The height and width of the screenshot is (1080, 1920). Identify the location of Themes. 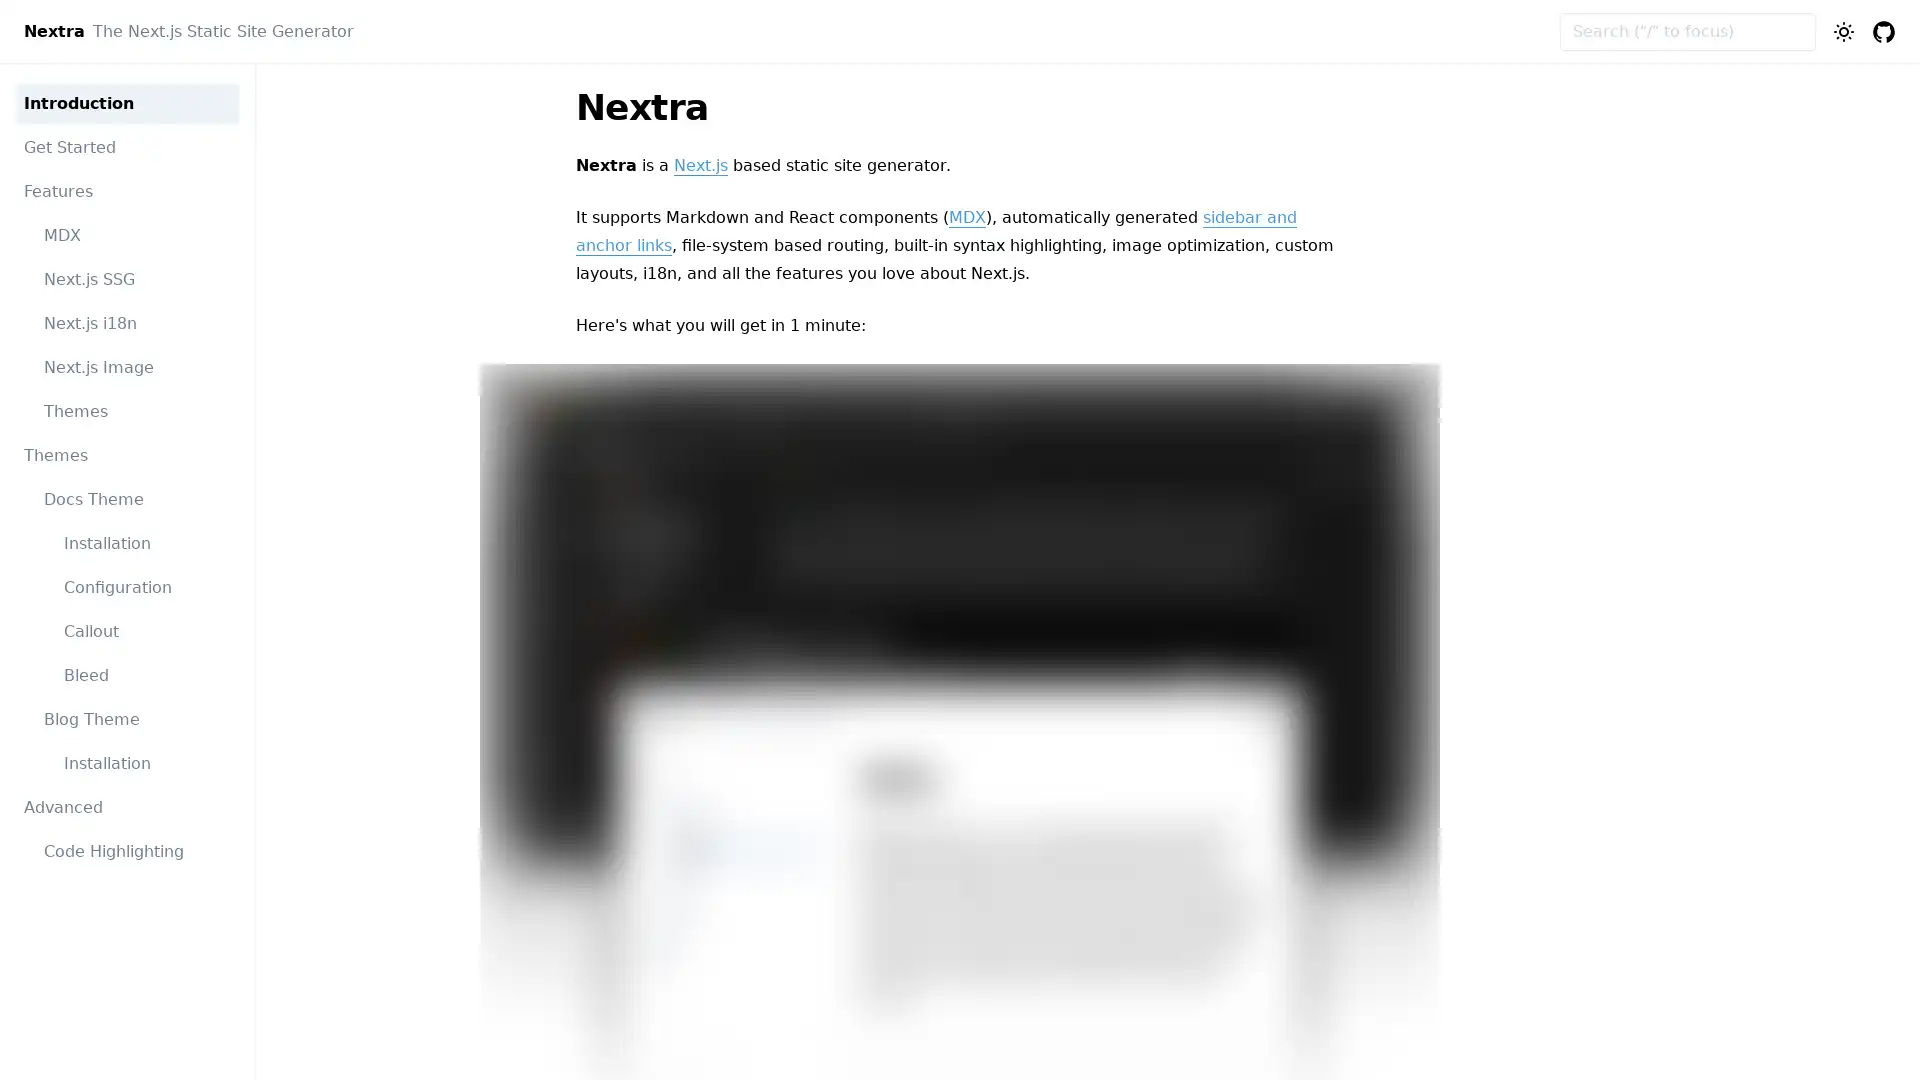
(126, 455).